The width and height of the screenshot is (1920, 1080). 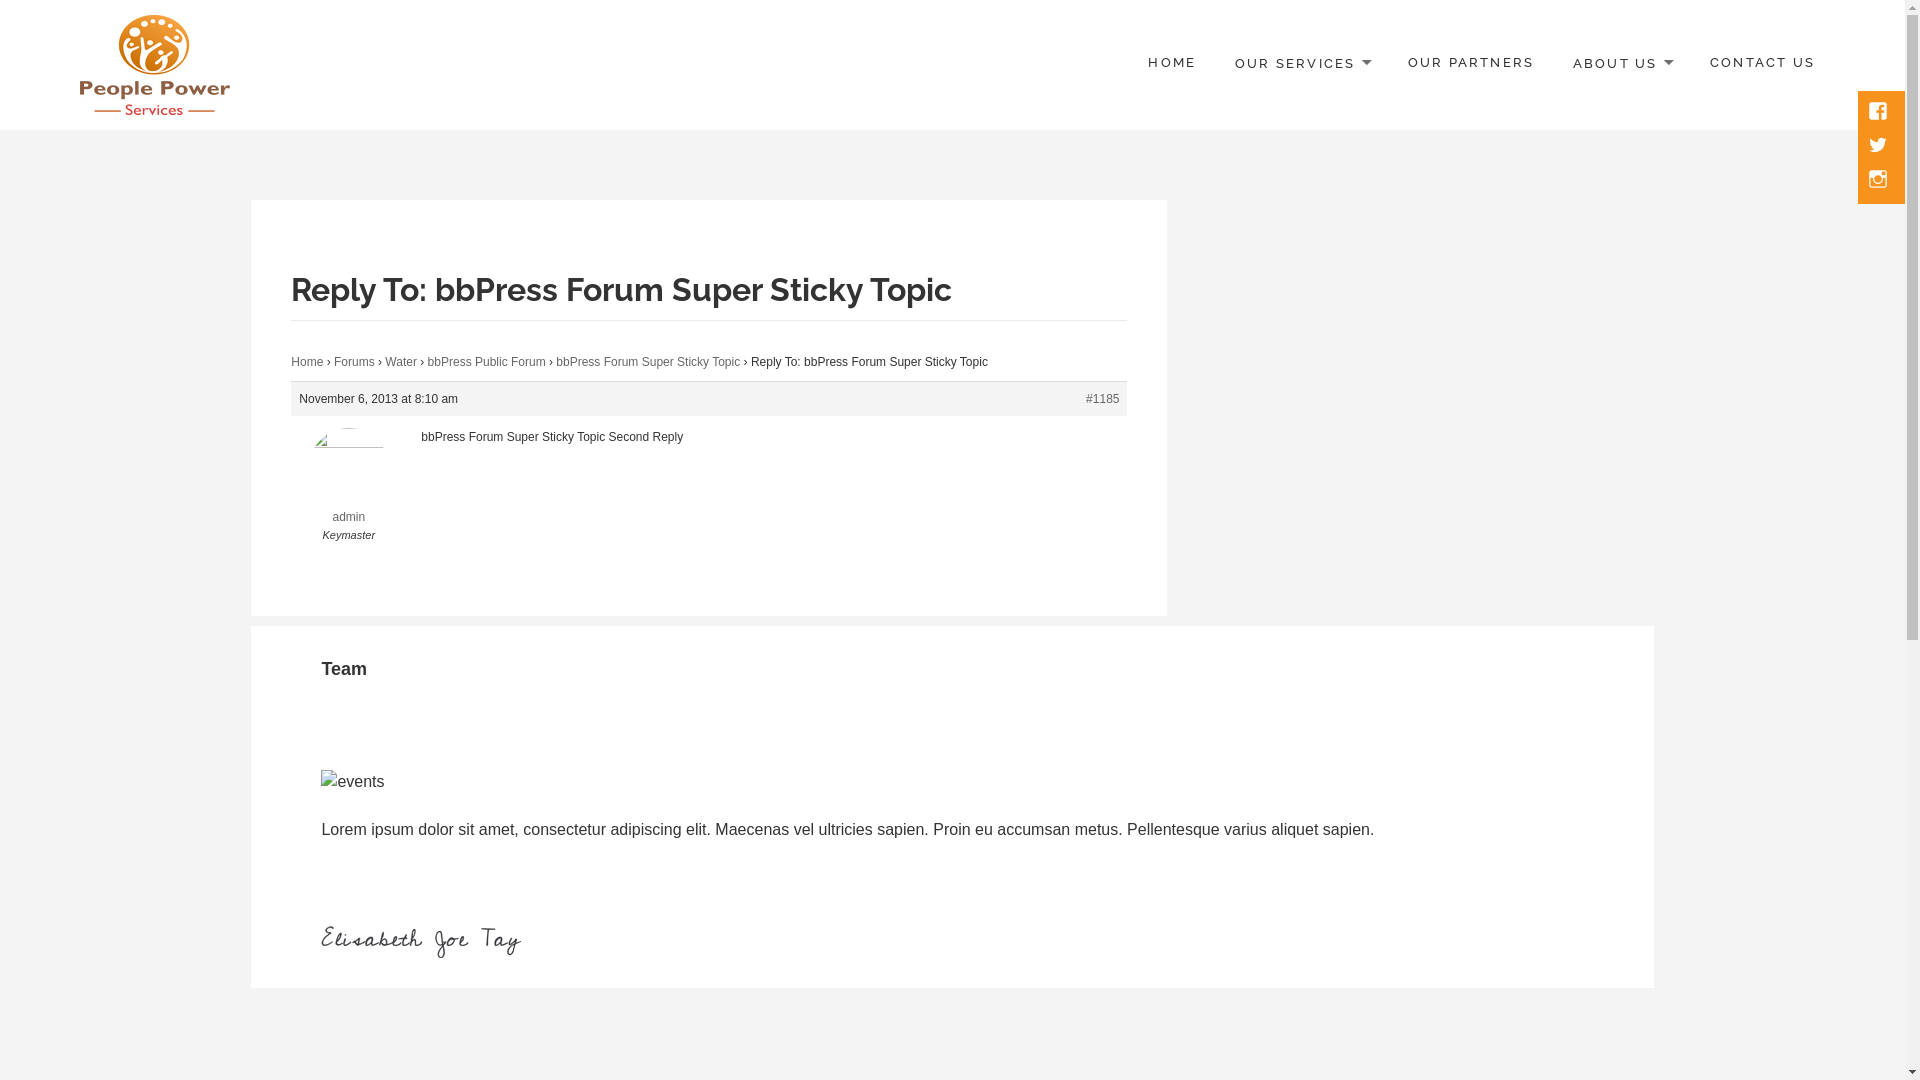 I want to click on 'bbPress Forum Super Sticky Topic', so click(x=556, y=362).